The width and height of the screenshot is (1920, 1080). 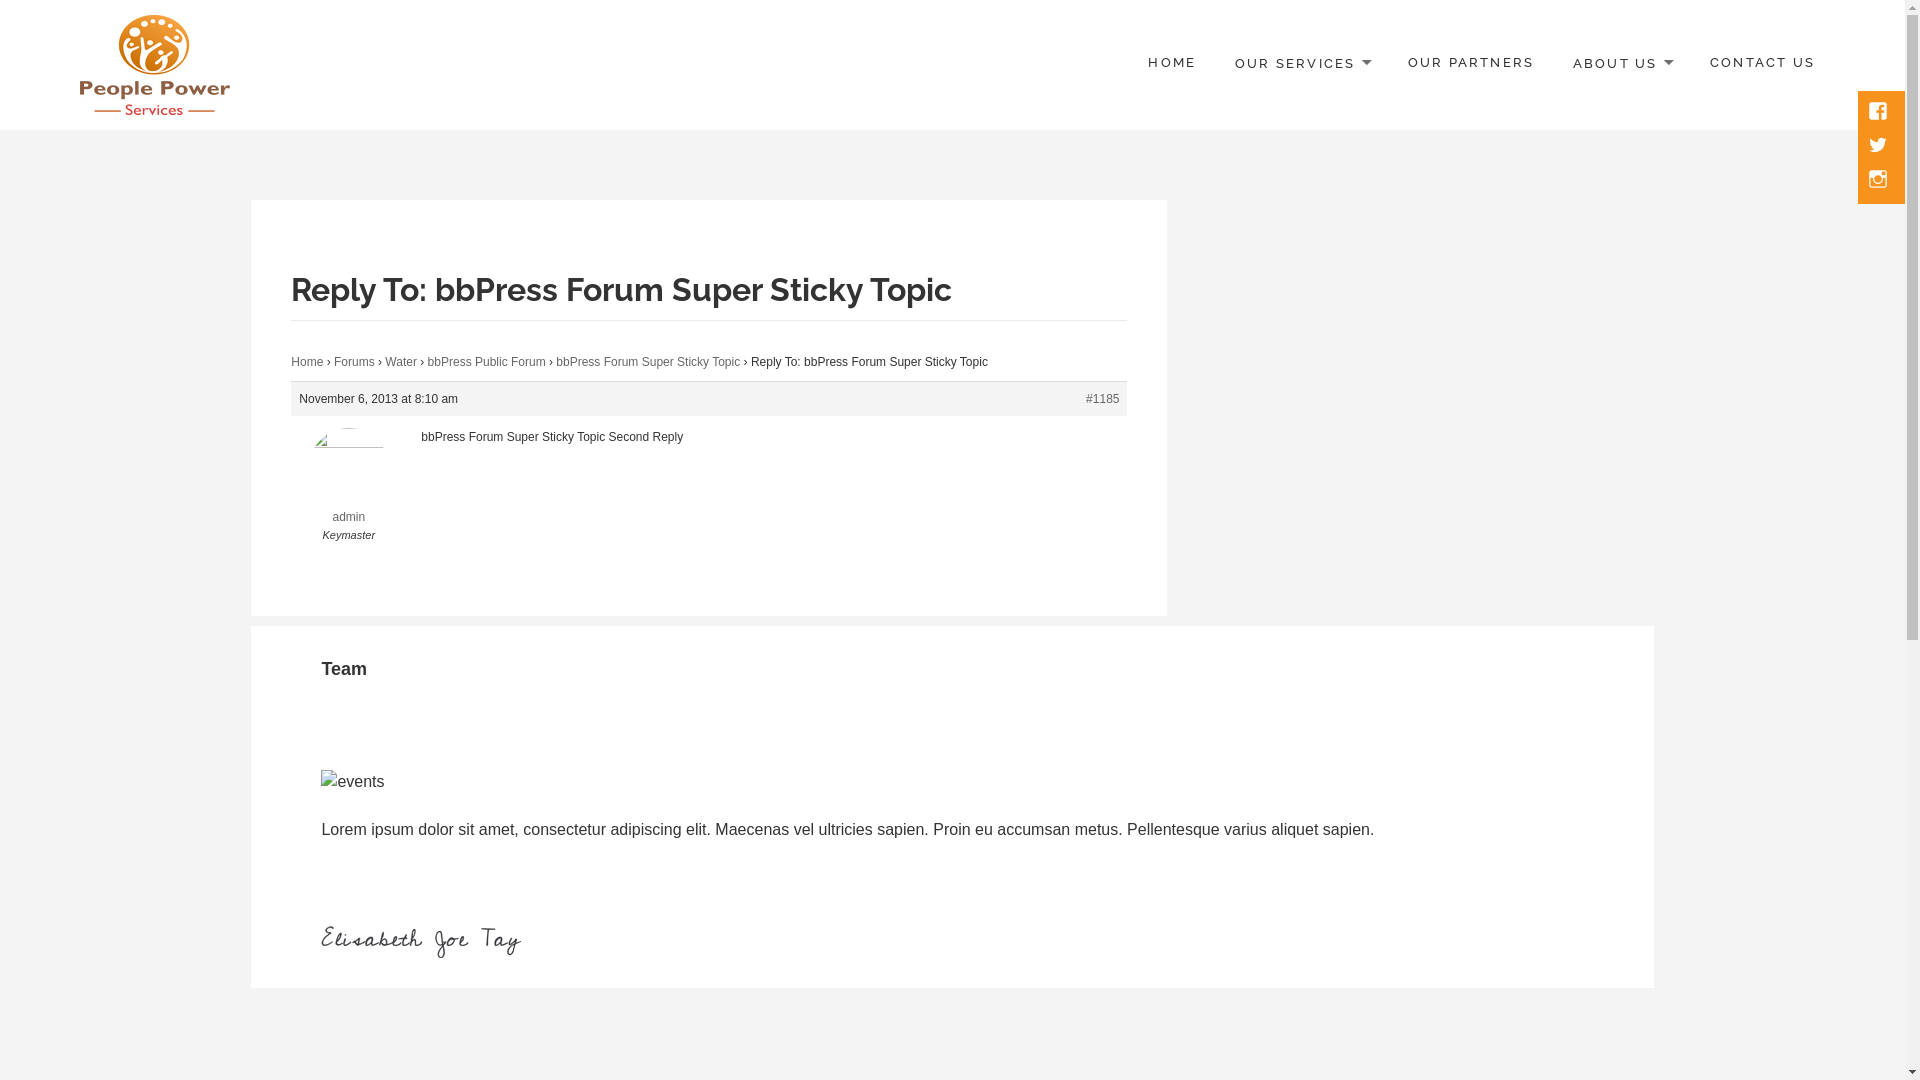 I want to click on 'bbPress Forum Super Sticky Topic', so click(x=556, y=362).